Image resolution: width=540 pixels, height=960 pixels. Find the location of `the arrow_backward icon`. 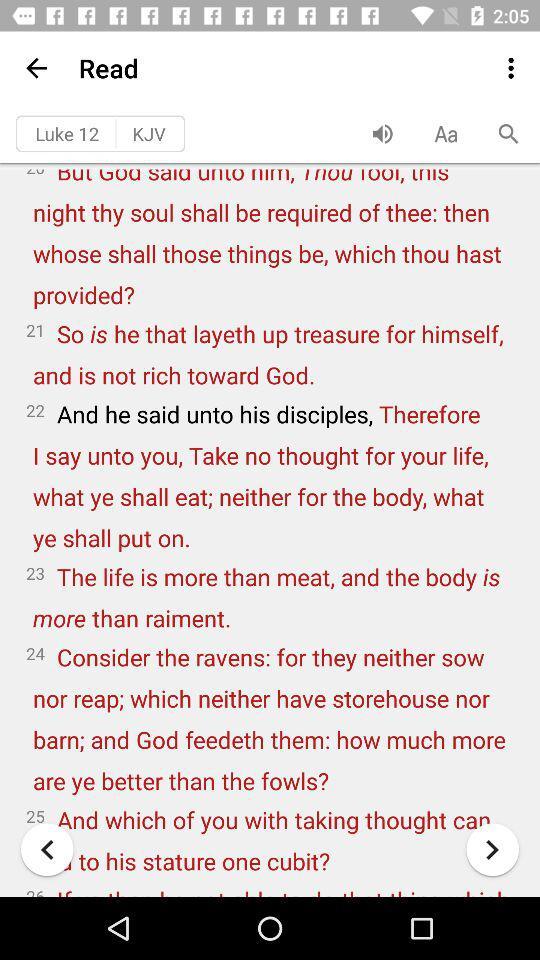

the arrow_backward icon is located at coordinates (47, 848).